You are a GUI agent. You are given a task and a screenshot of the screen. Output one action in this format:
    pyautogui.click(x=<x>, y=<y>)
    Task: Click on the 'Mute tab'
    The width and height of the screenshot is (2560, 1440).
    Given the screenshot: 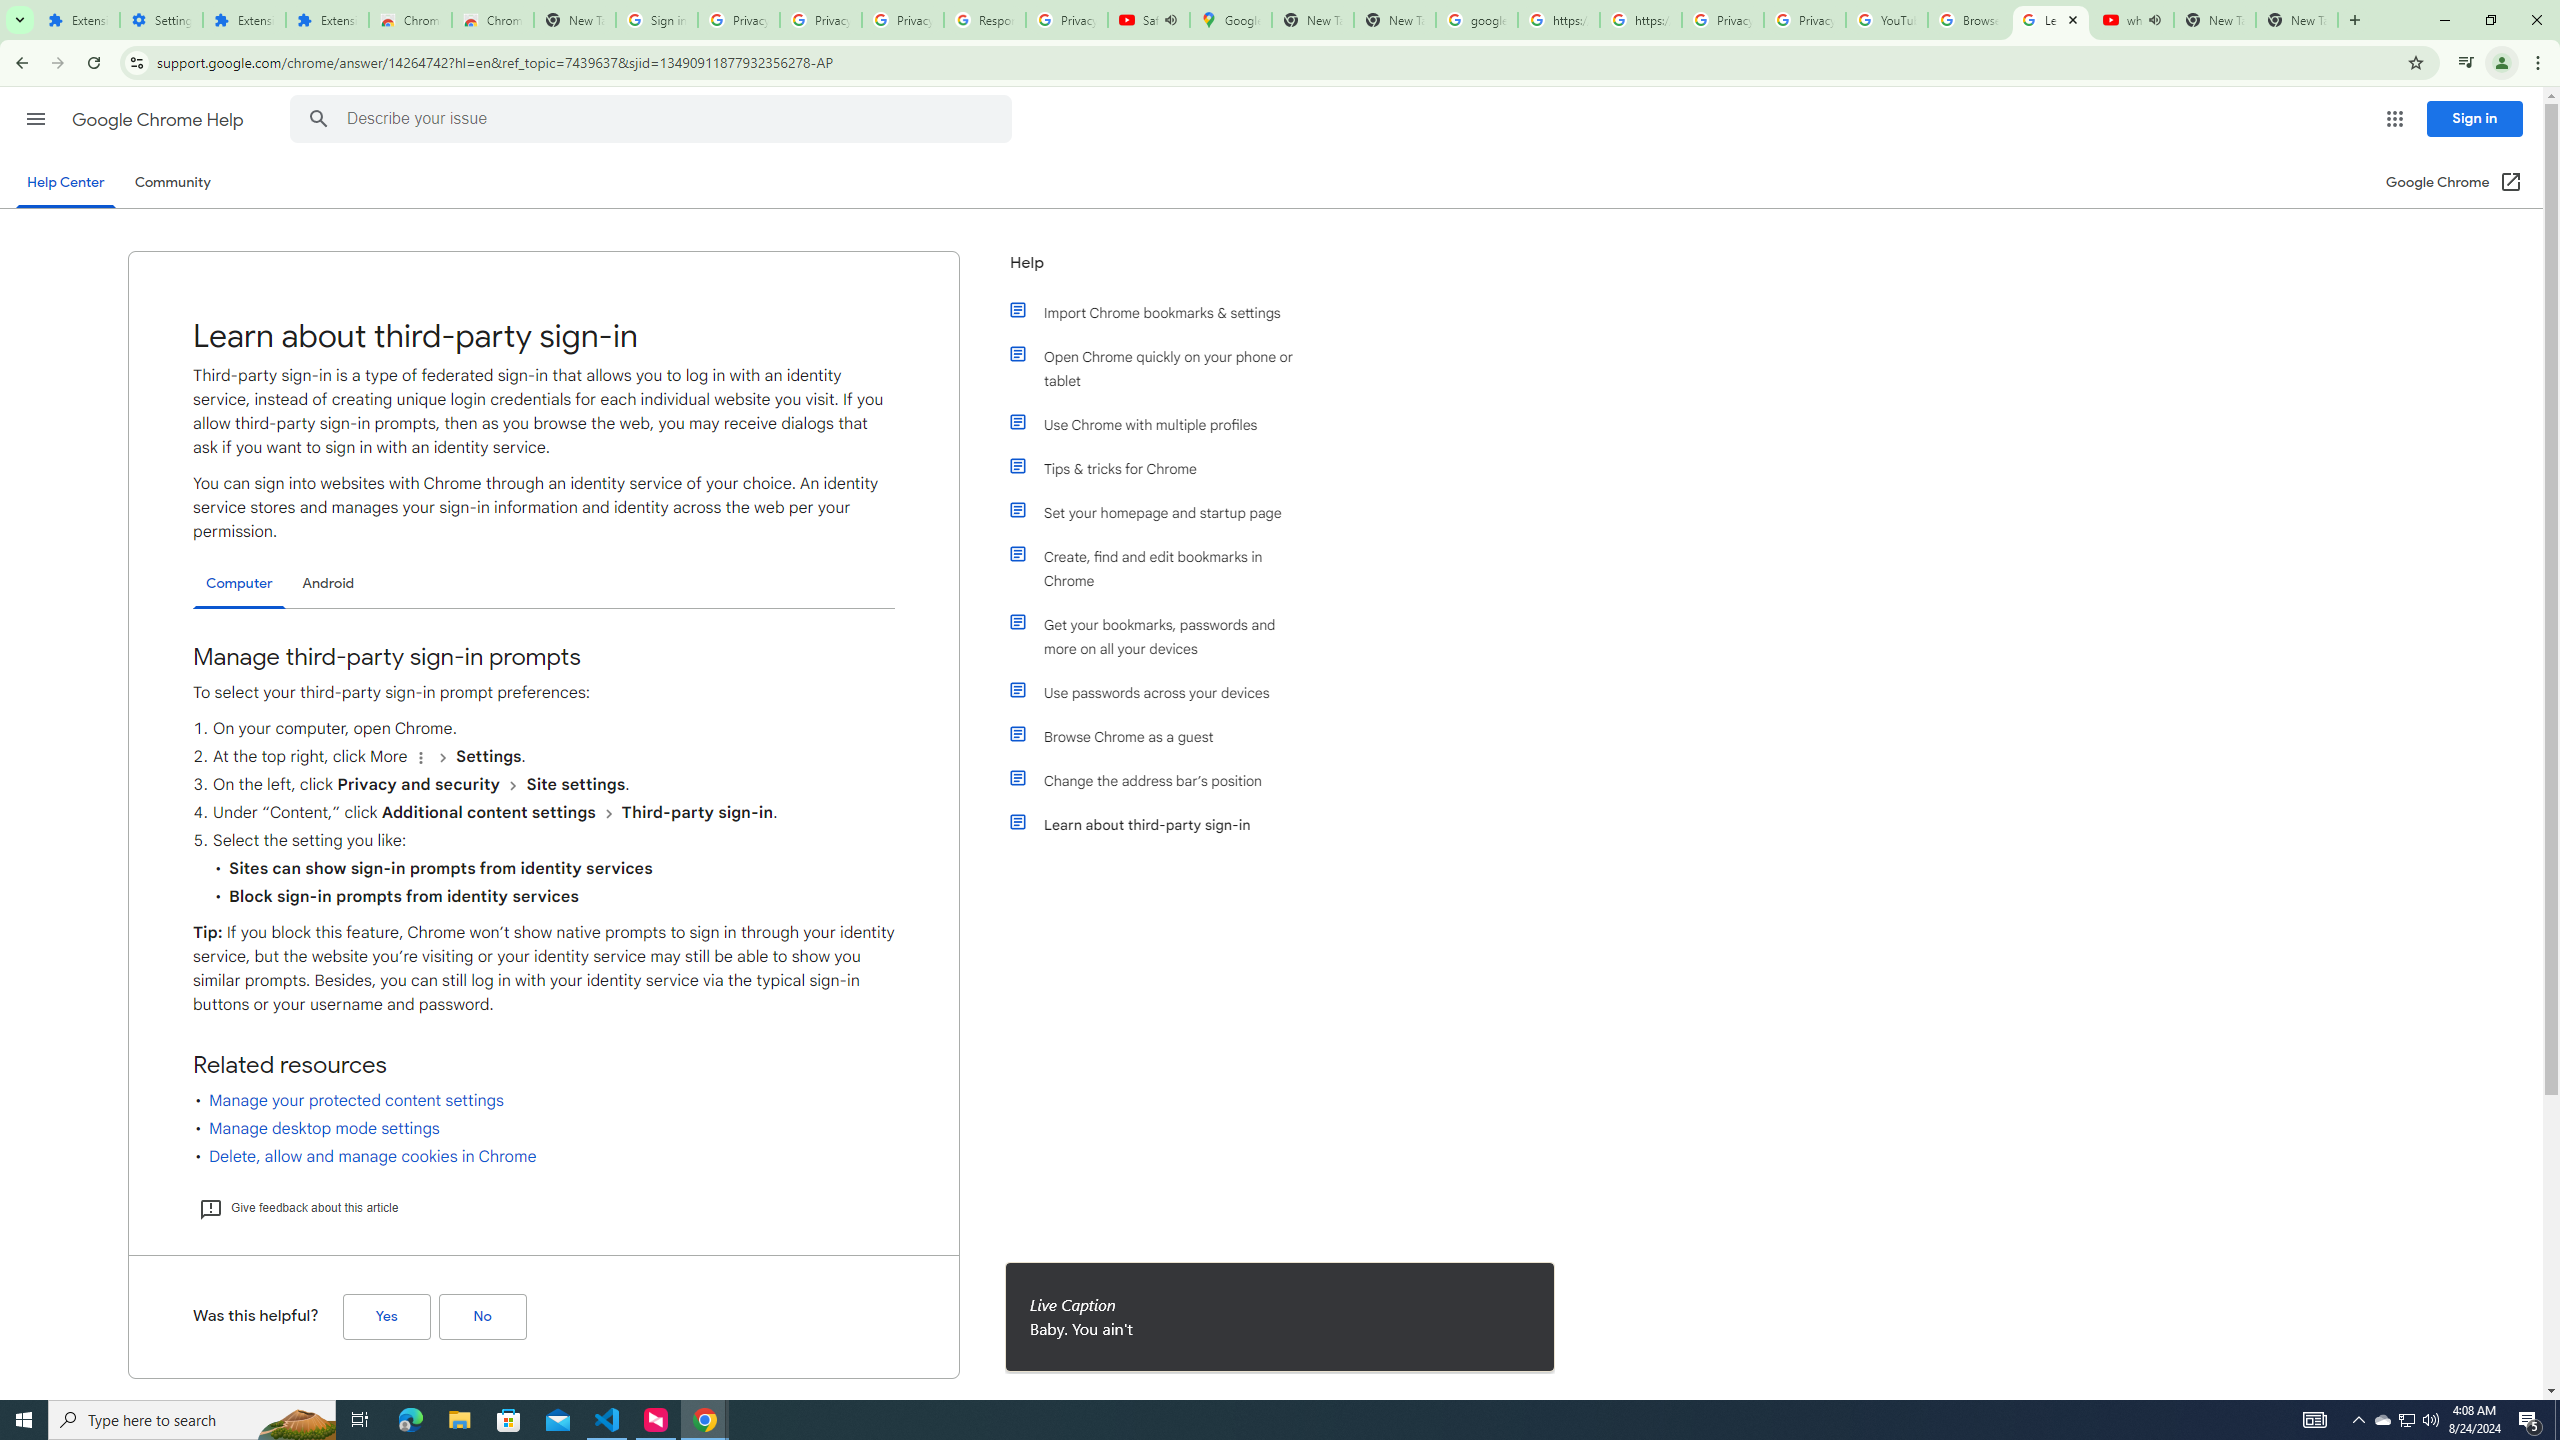 What is the action you would take?
    pyautogui.click(x=2155, y=19)
    